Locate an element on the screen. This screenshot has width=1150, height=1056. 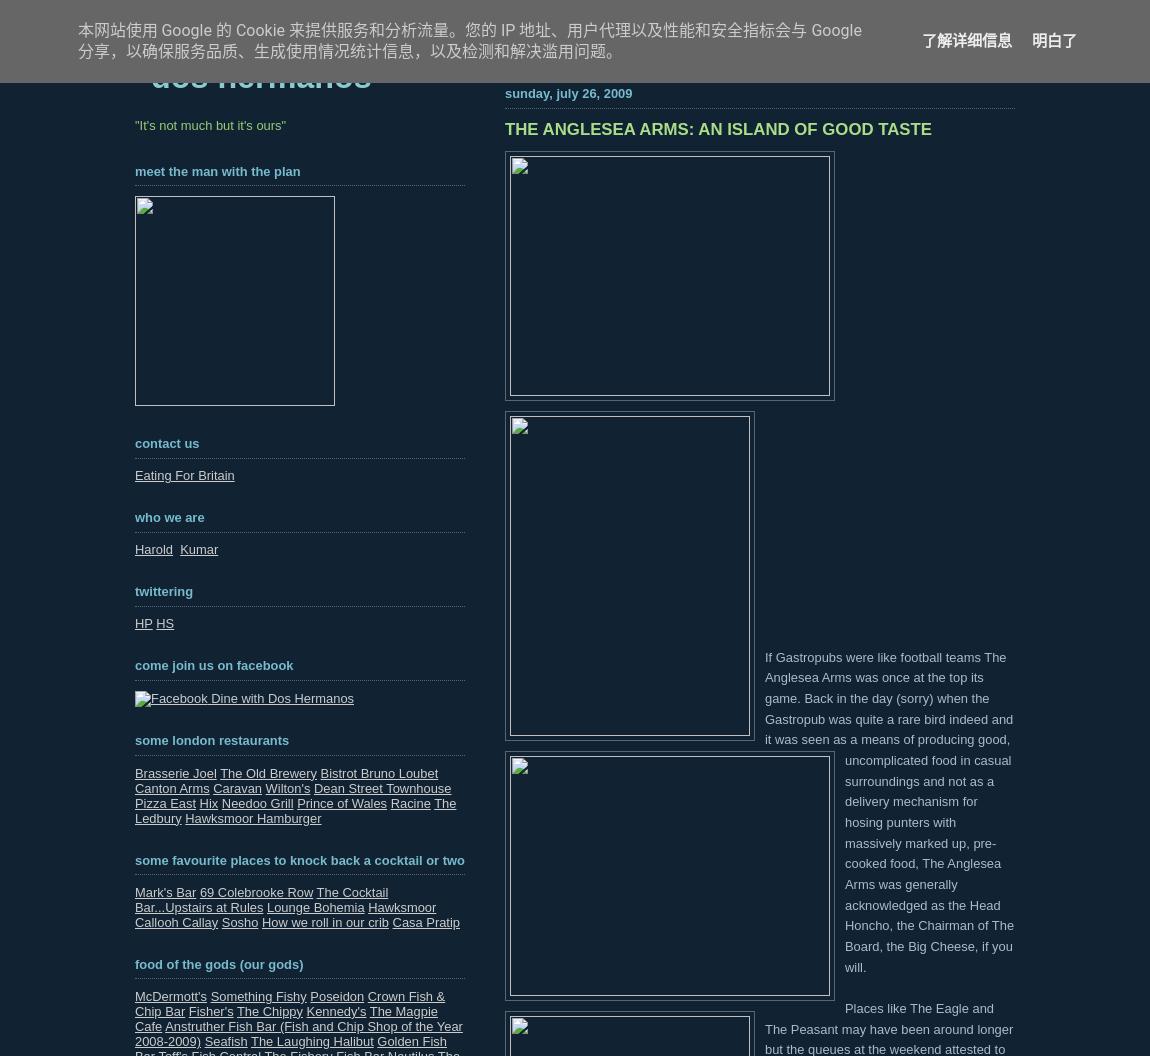
'Wilton's' is located at coordinates (286, 786).